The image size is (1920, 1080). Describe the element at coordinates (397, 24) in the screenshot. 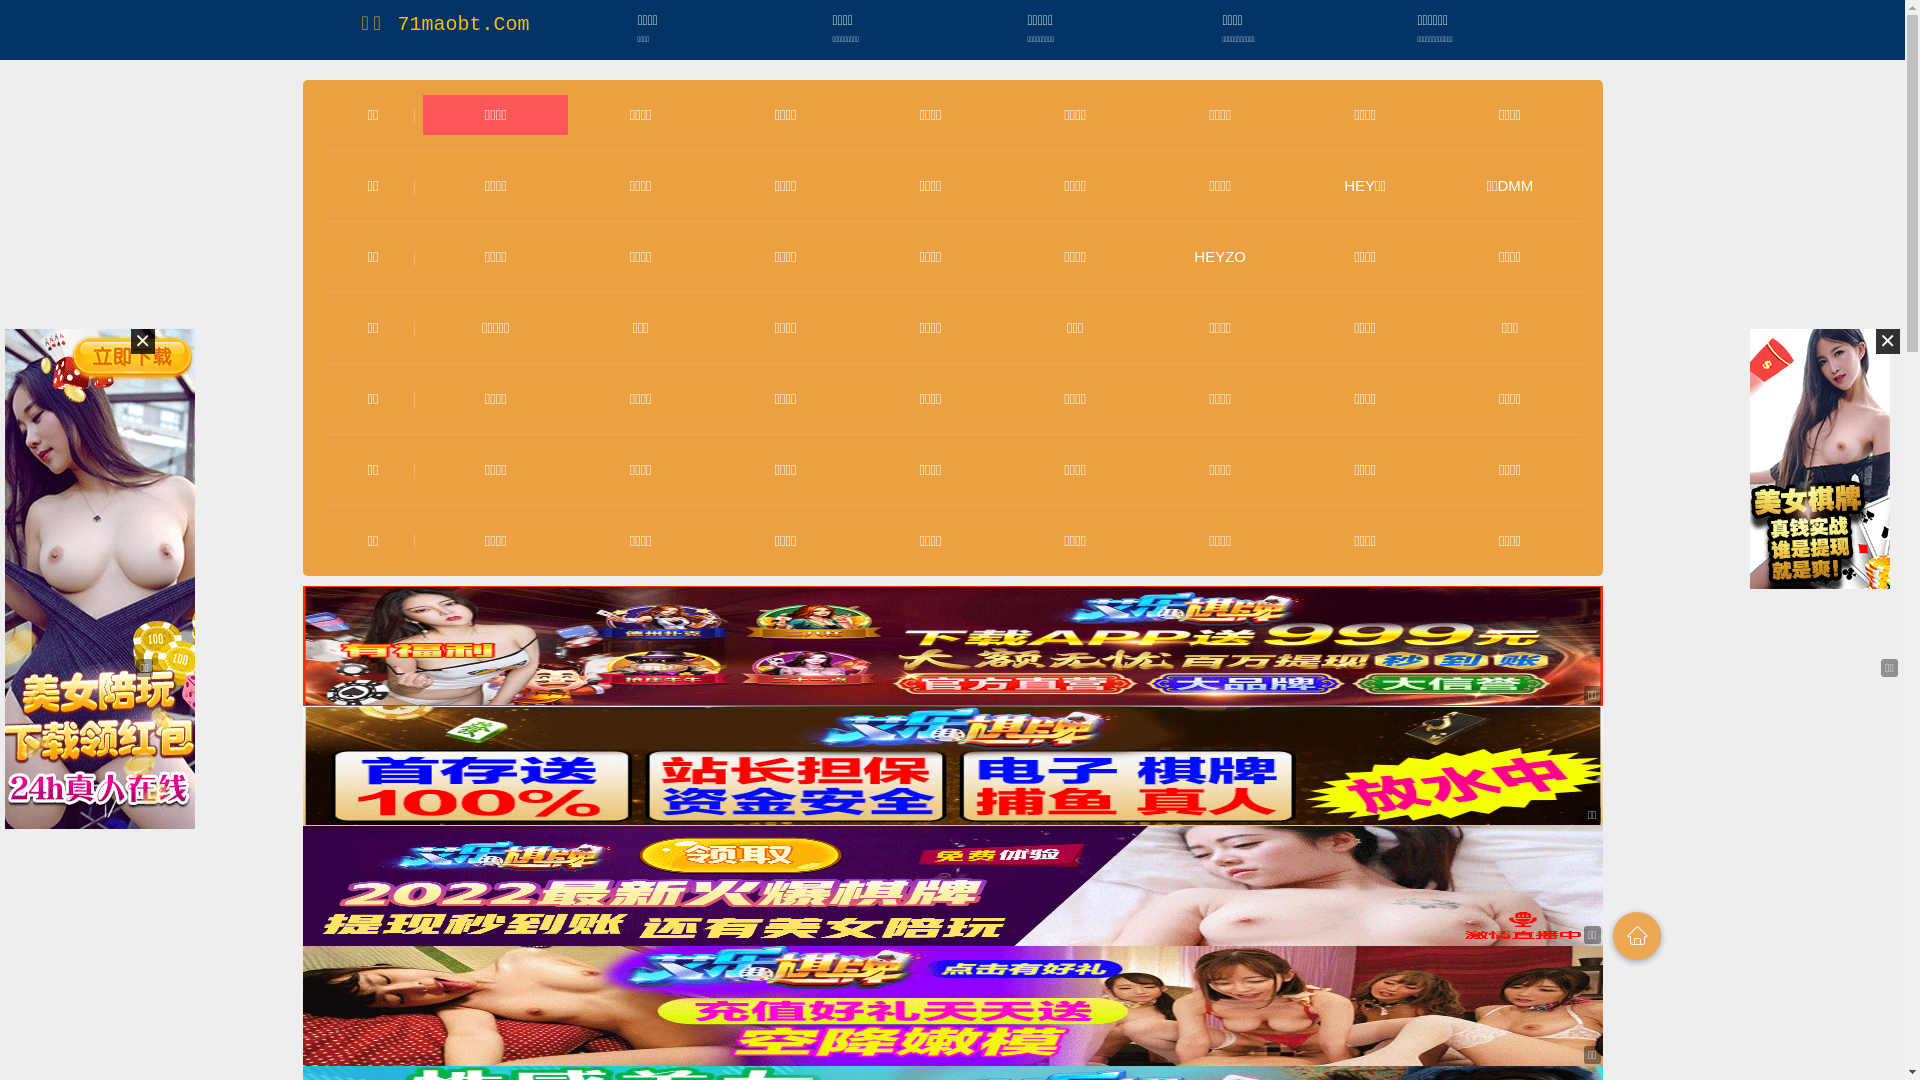

I see `'71maobt.Com'` at that location.